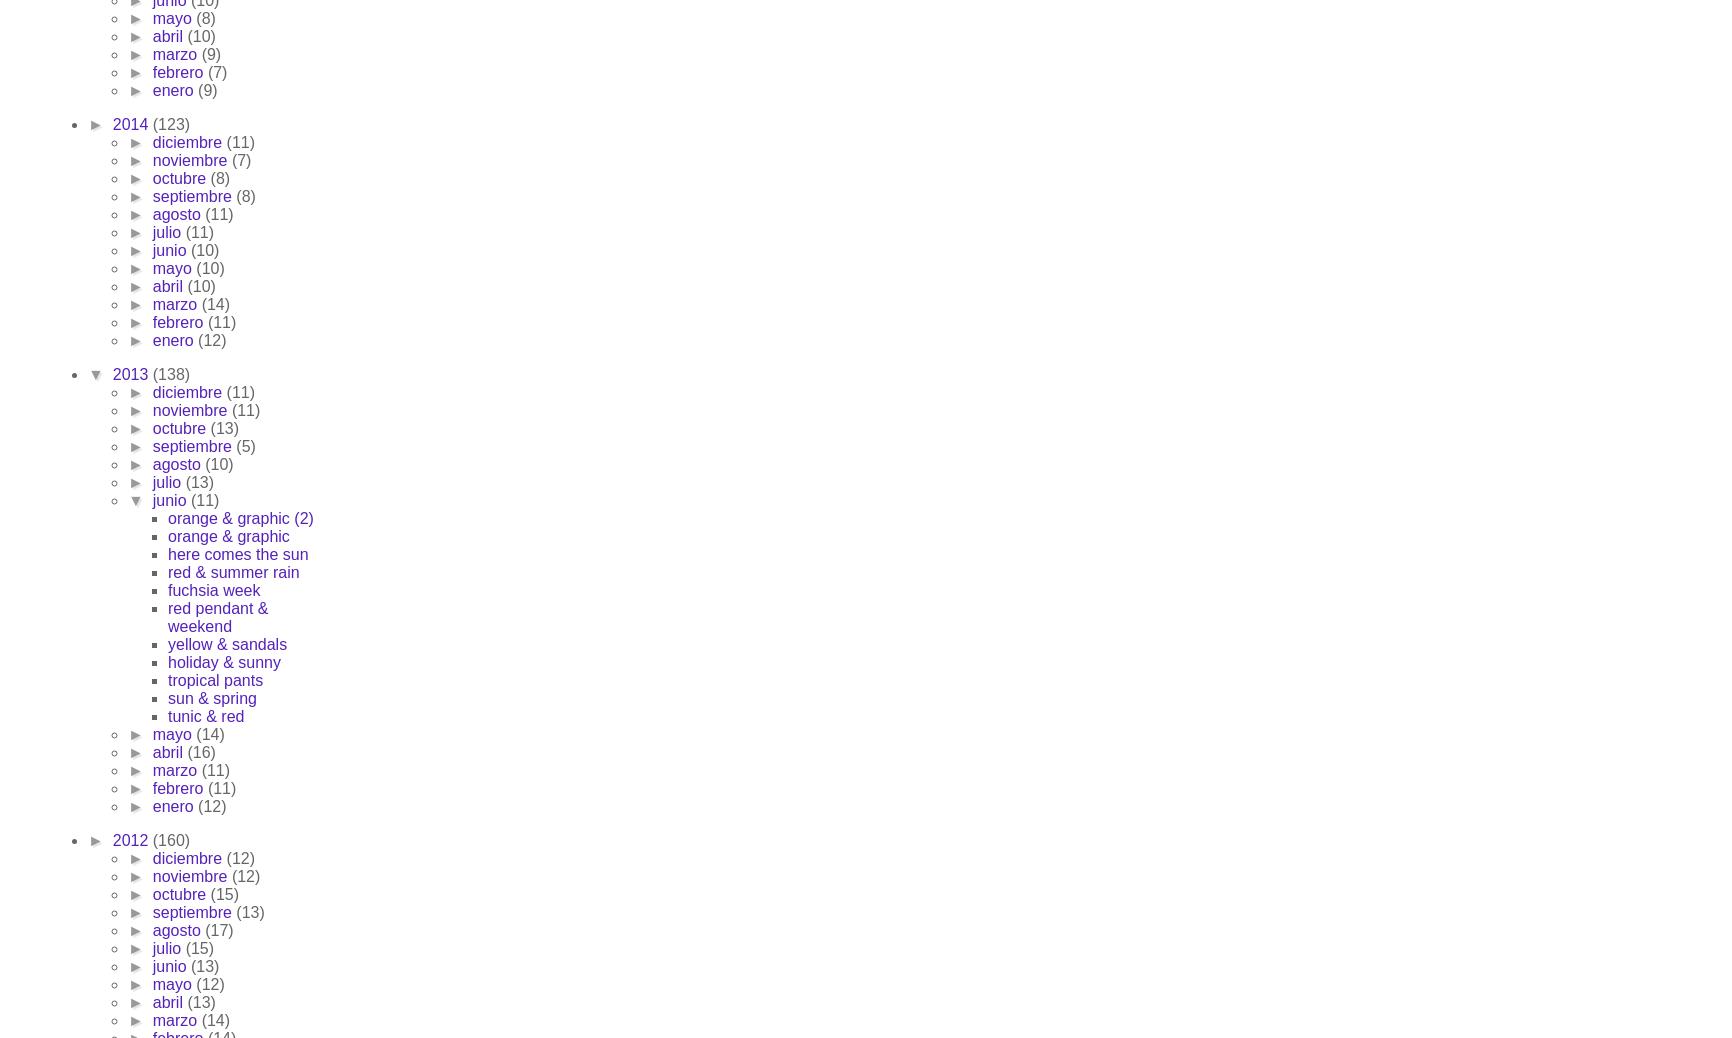 The image size is (1732, 1038). I want to click on 'red & summer rain', so click(232, 570).